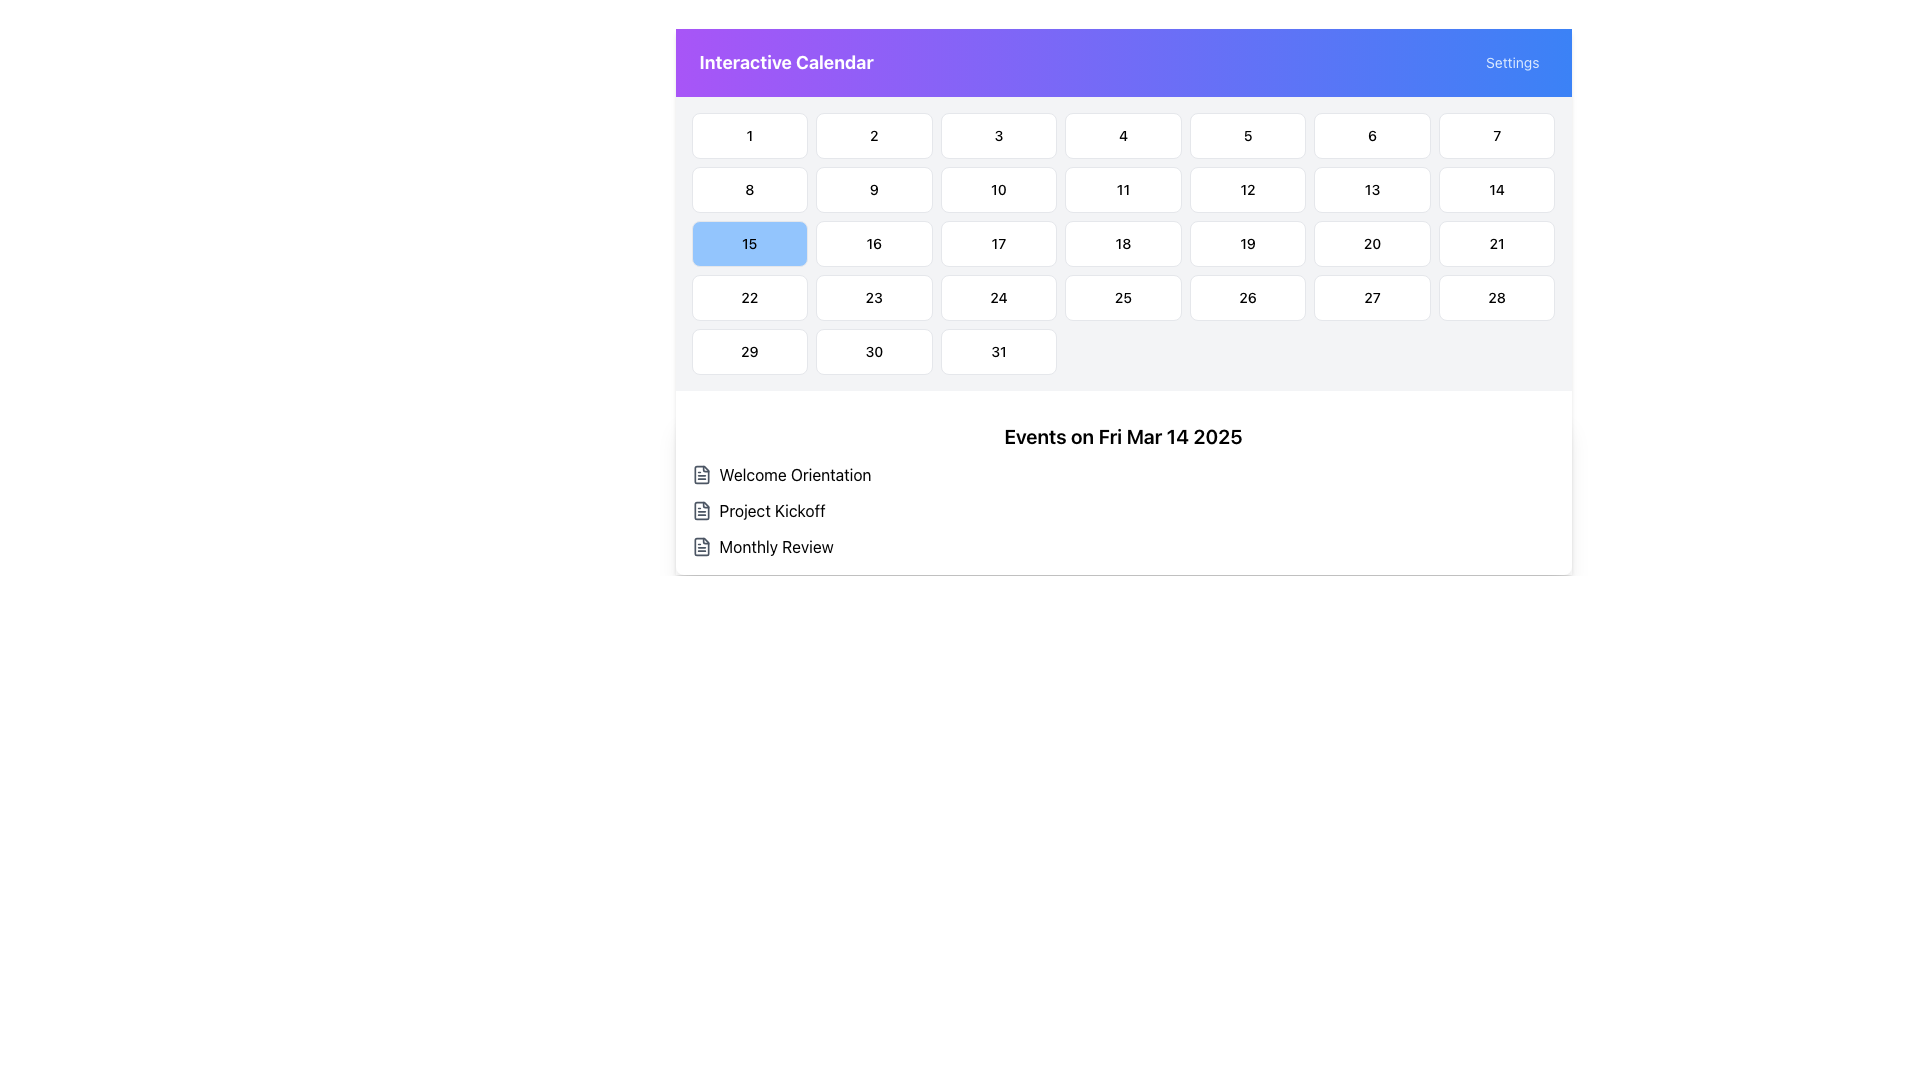 Image resolution: width=1920 pixels, height=1080 pixels. What do you see at coordinates (748, 242) in the screenshot?
I see `the Calendar Date Tile representing the date '15'` at bounding box center [748, 242].